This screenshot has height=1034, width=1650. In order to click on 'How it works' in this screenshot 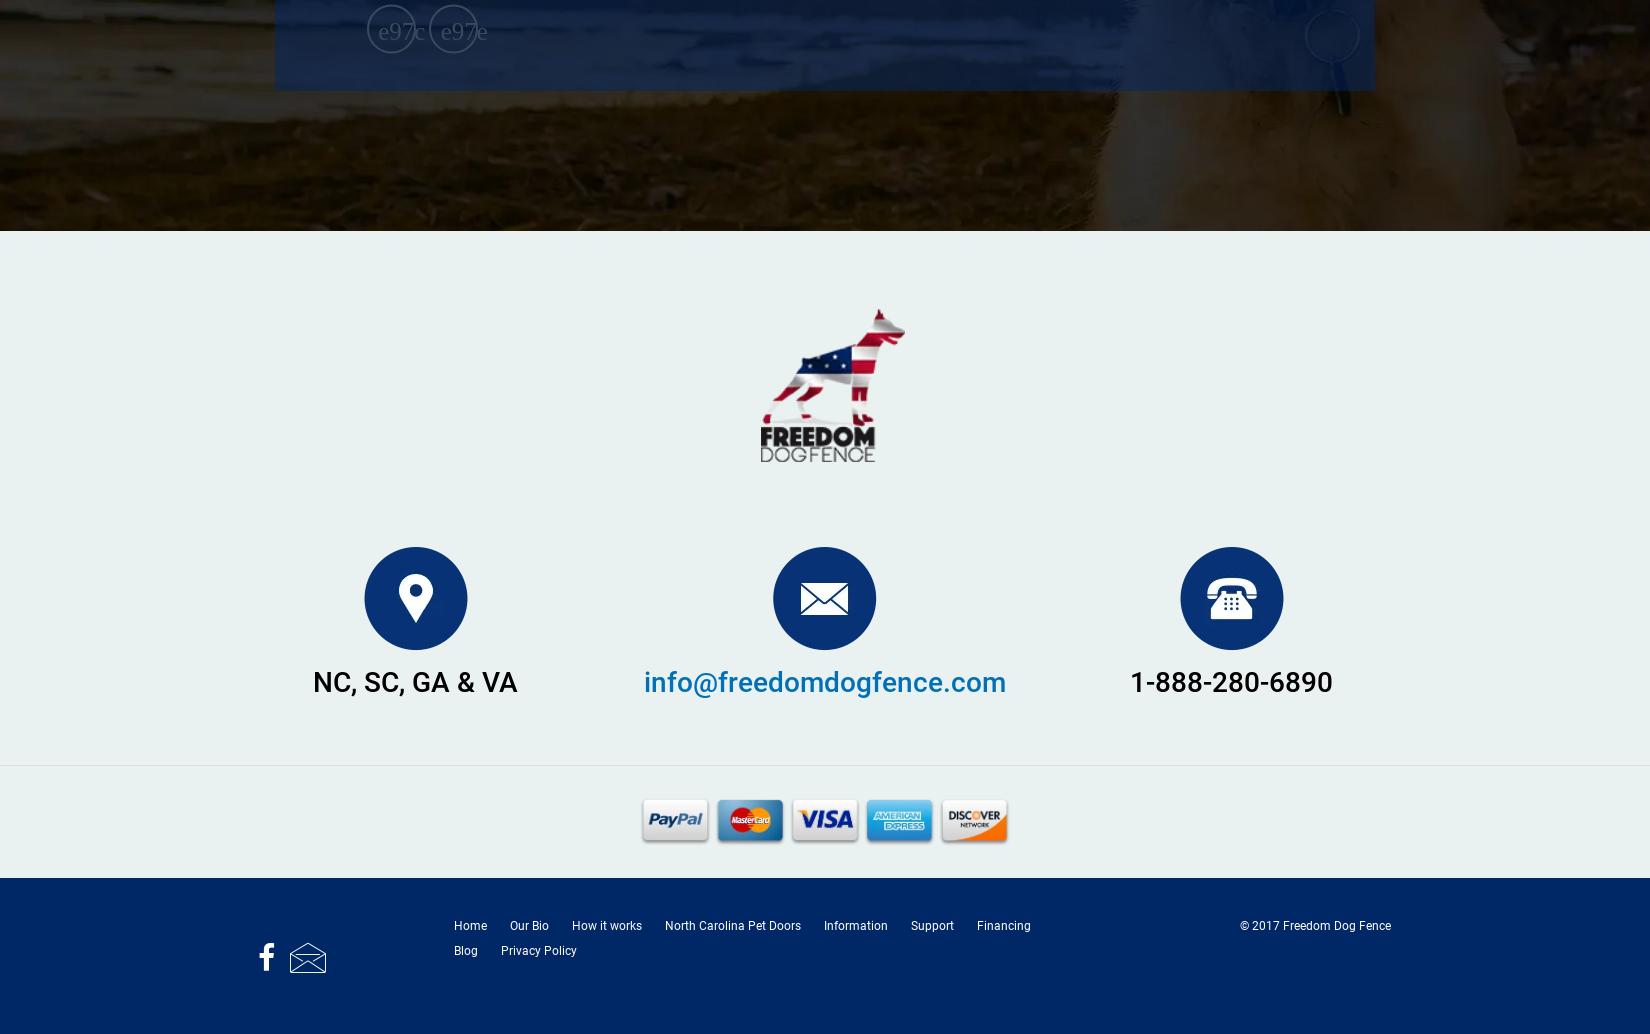, I will do `click(606, 924)`.